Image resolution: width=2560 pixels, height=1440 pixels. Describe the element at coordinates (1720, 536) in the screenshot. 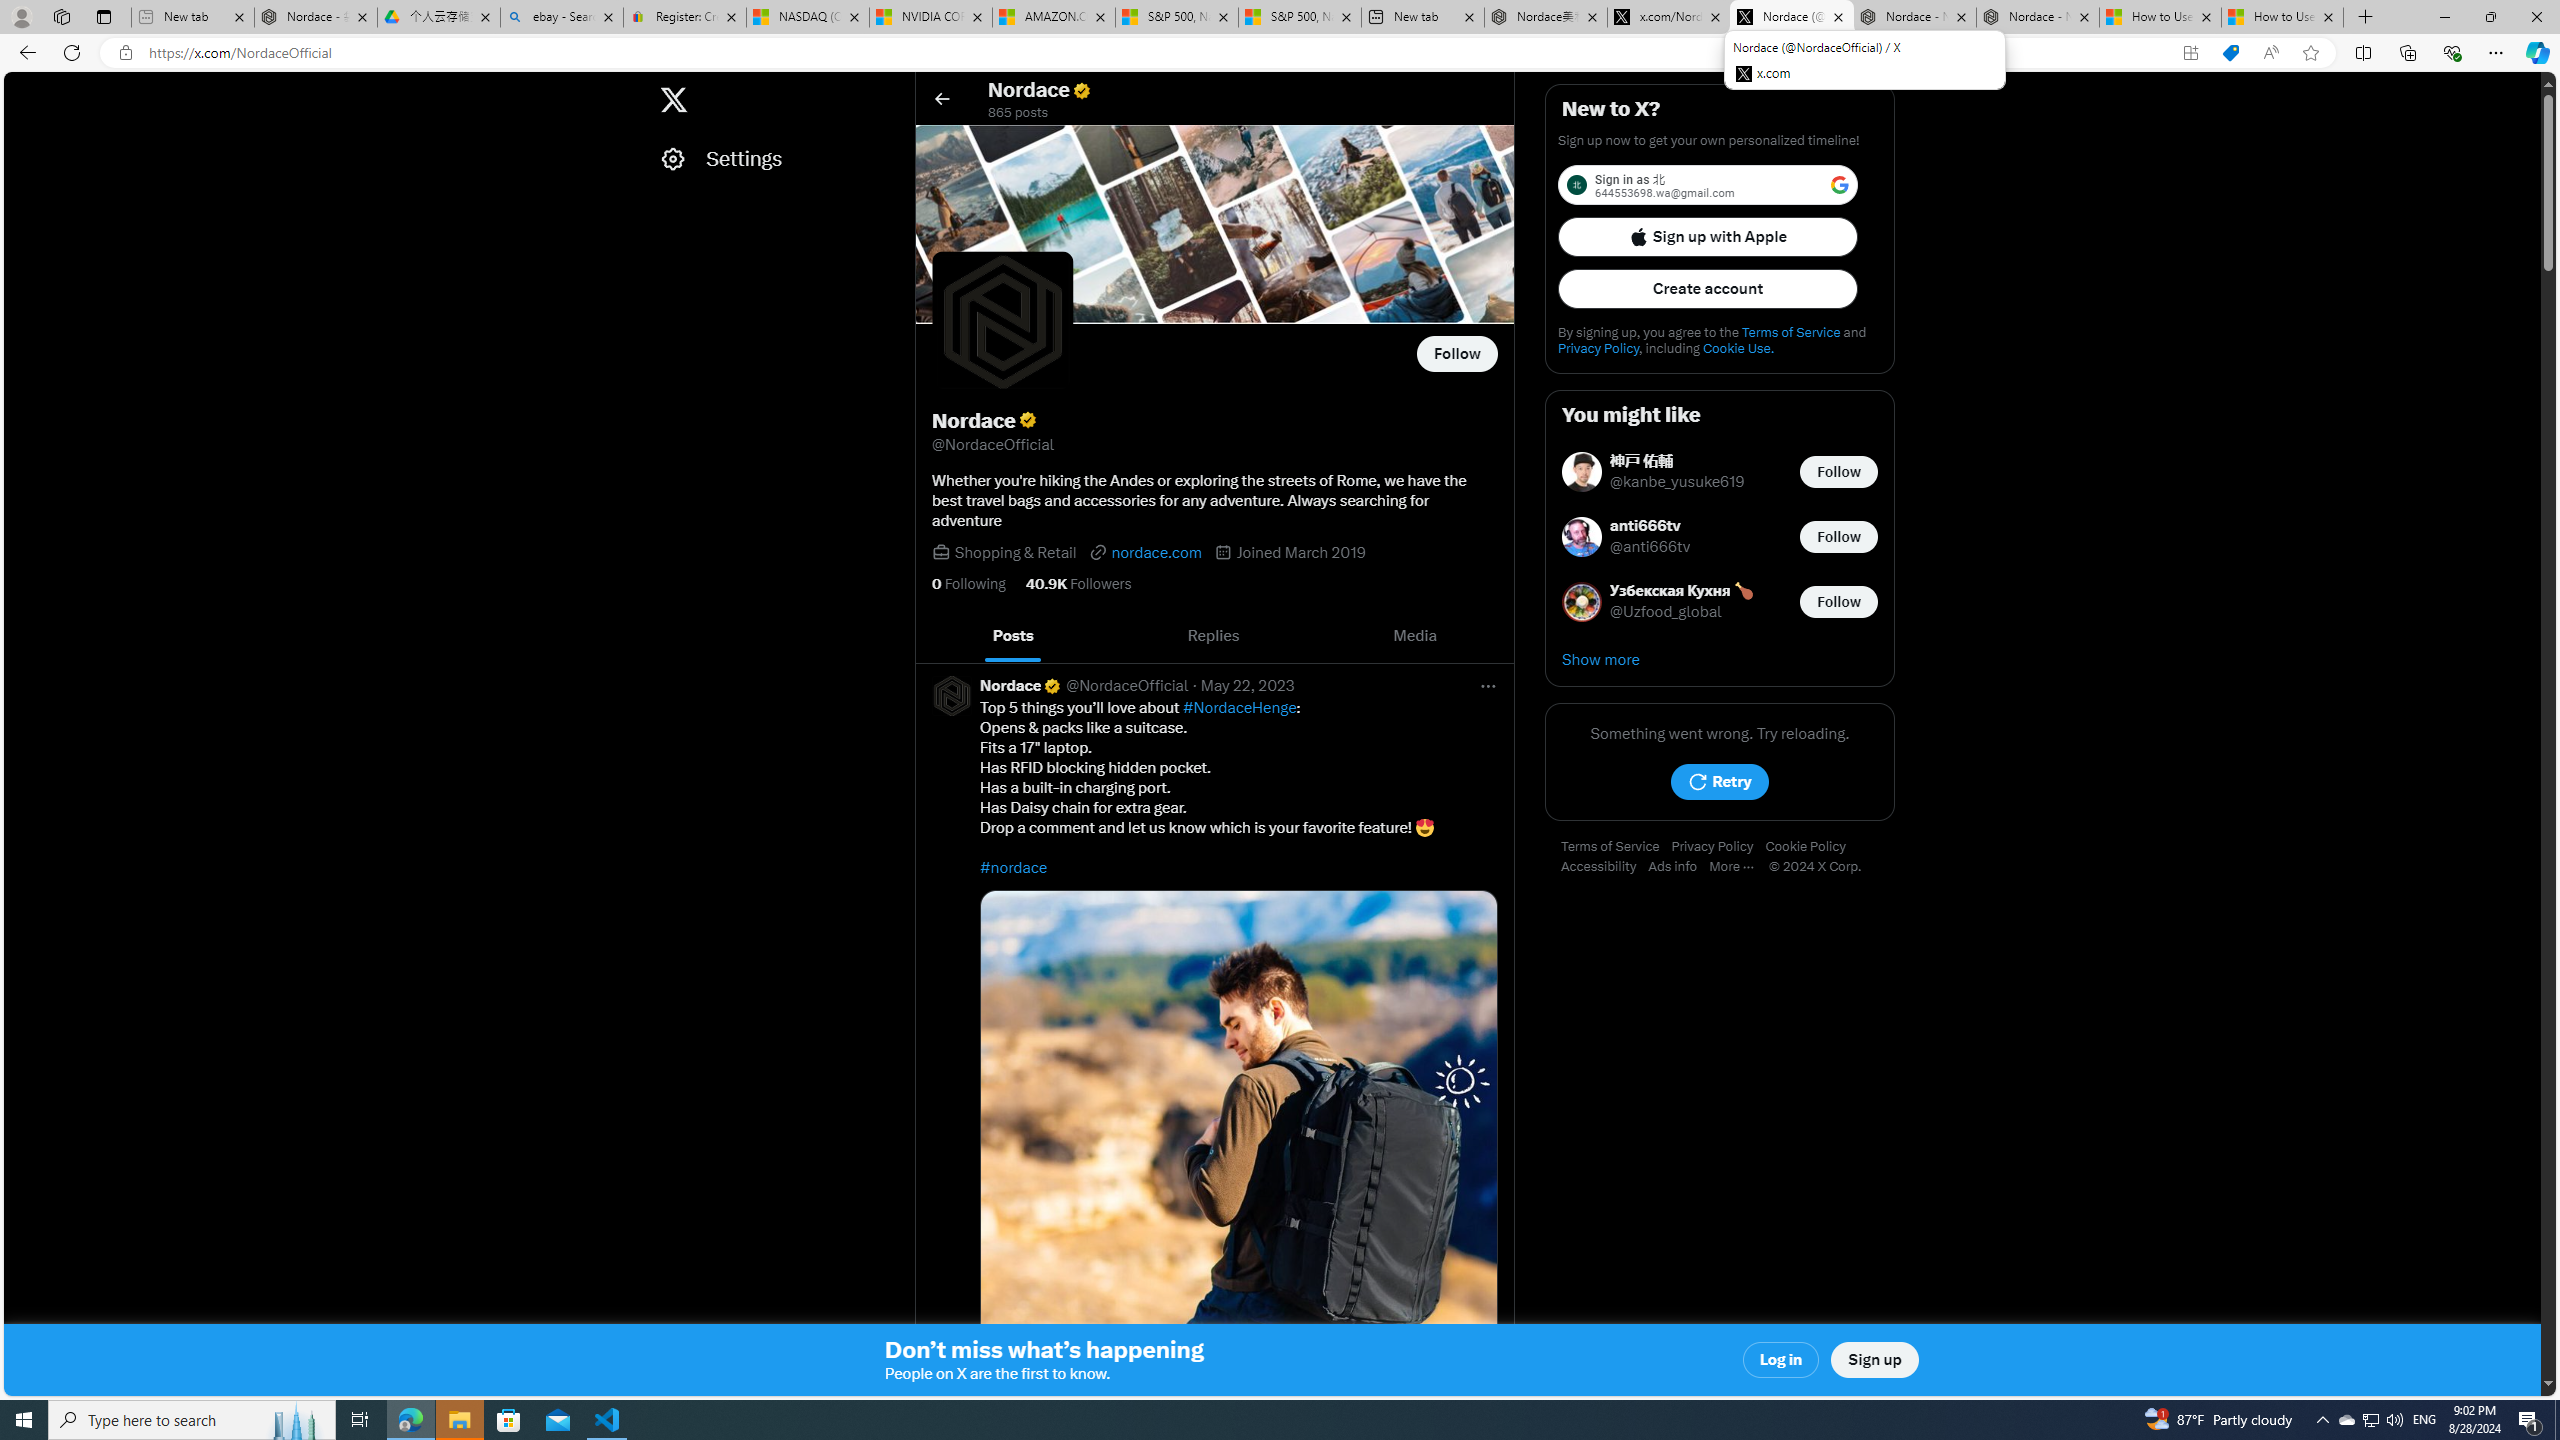

I see `'anti666tv @anti666tv Follow @anti666tv'` at that location.